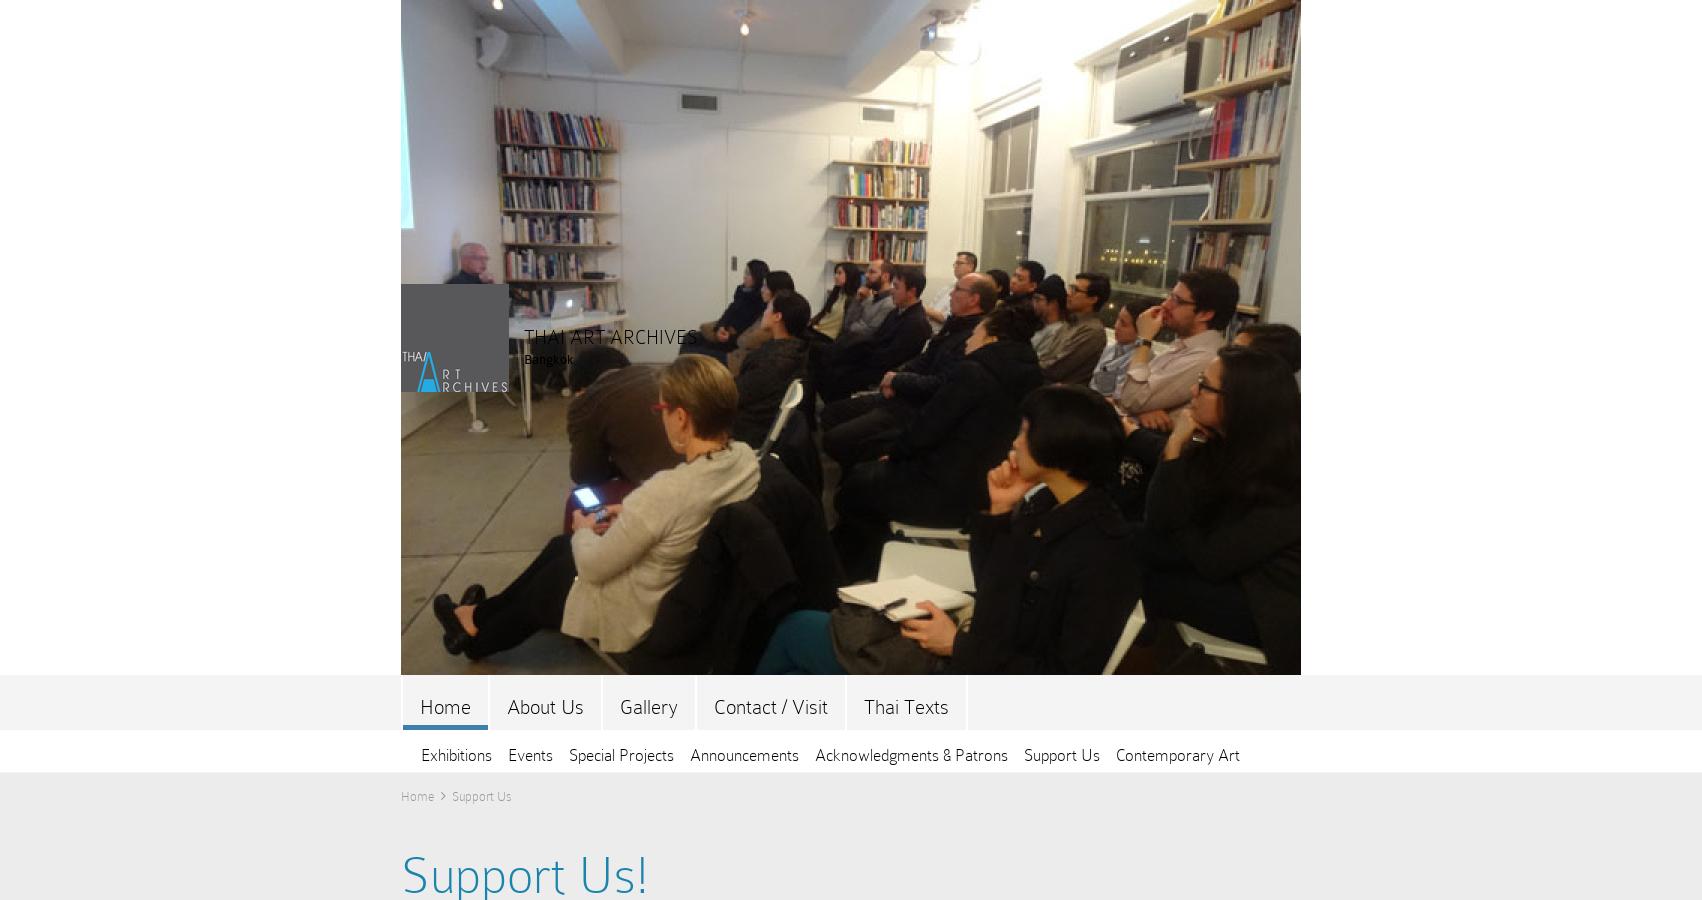  I want to click on 'Thai Texts', so click(906, 706).